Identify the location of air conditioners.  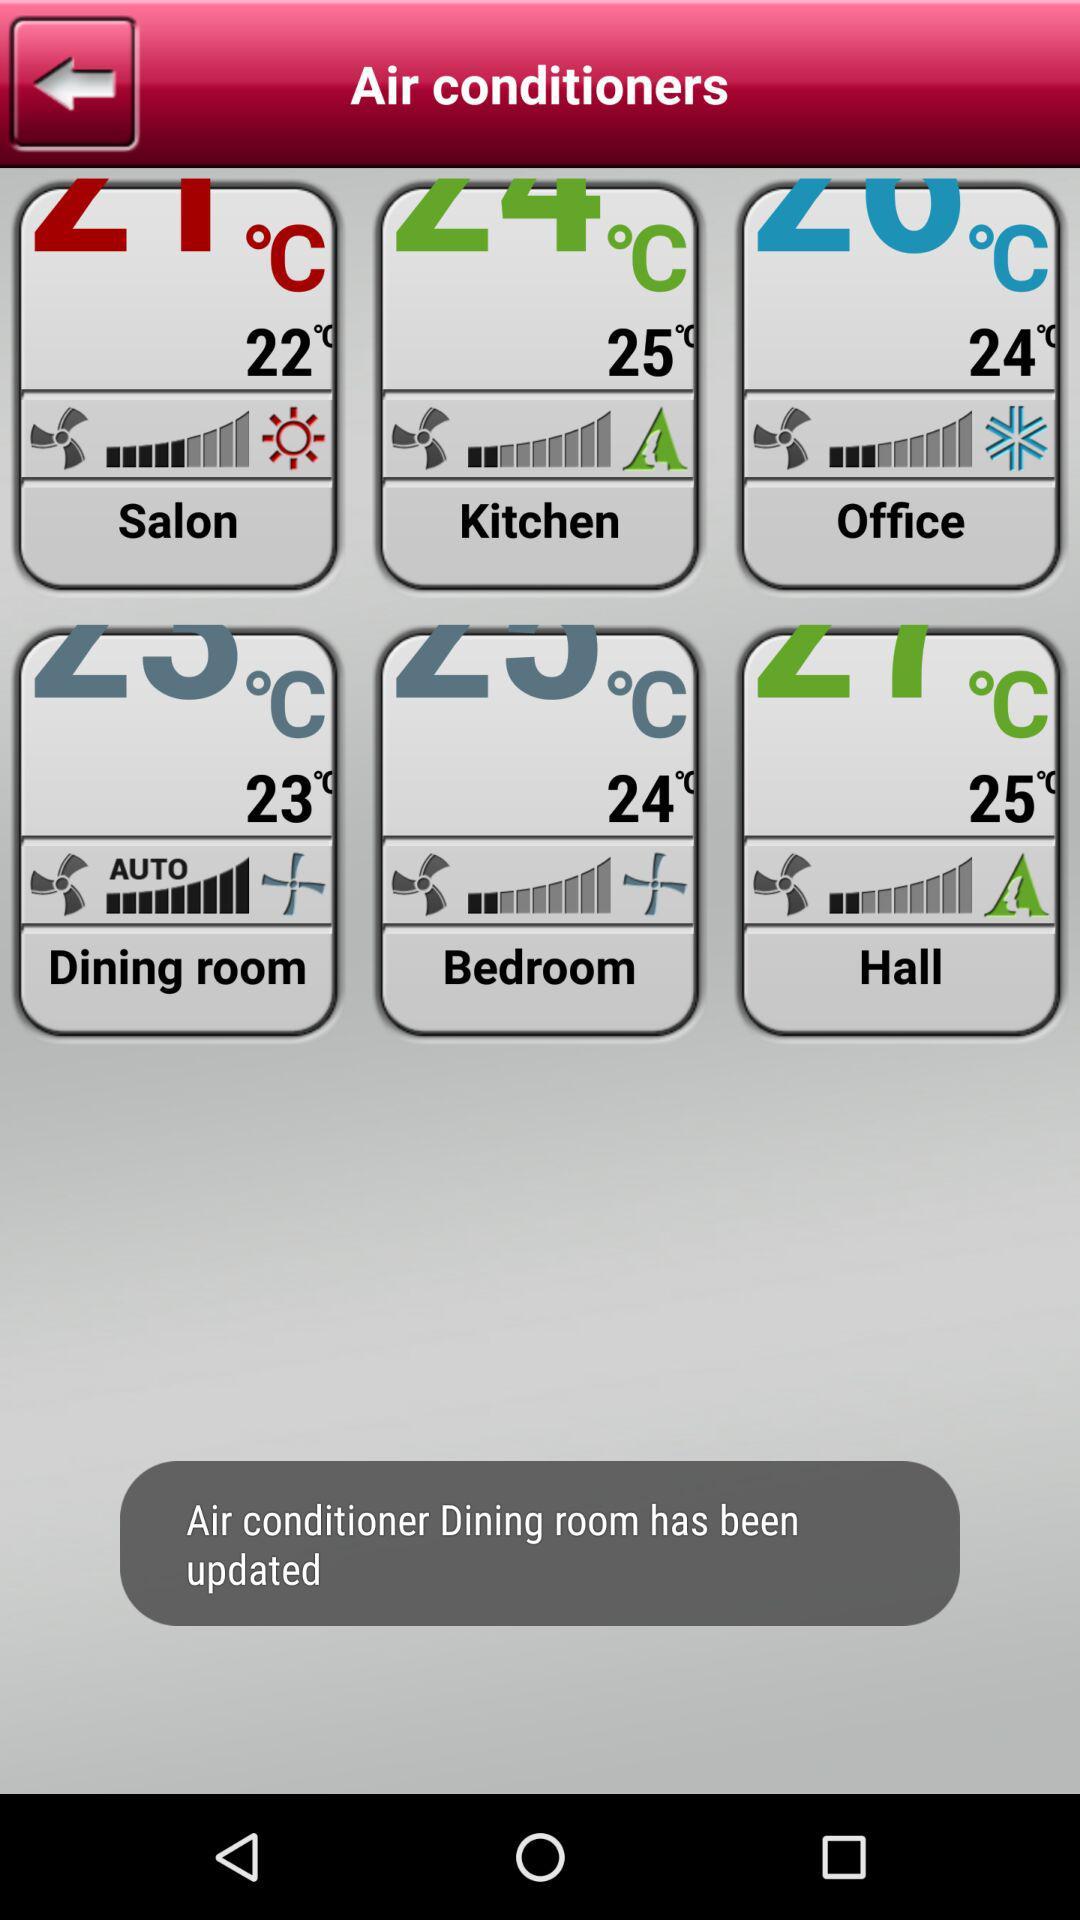
(538, 834).